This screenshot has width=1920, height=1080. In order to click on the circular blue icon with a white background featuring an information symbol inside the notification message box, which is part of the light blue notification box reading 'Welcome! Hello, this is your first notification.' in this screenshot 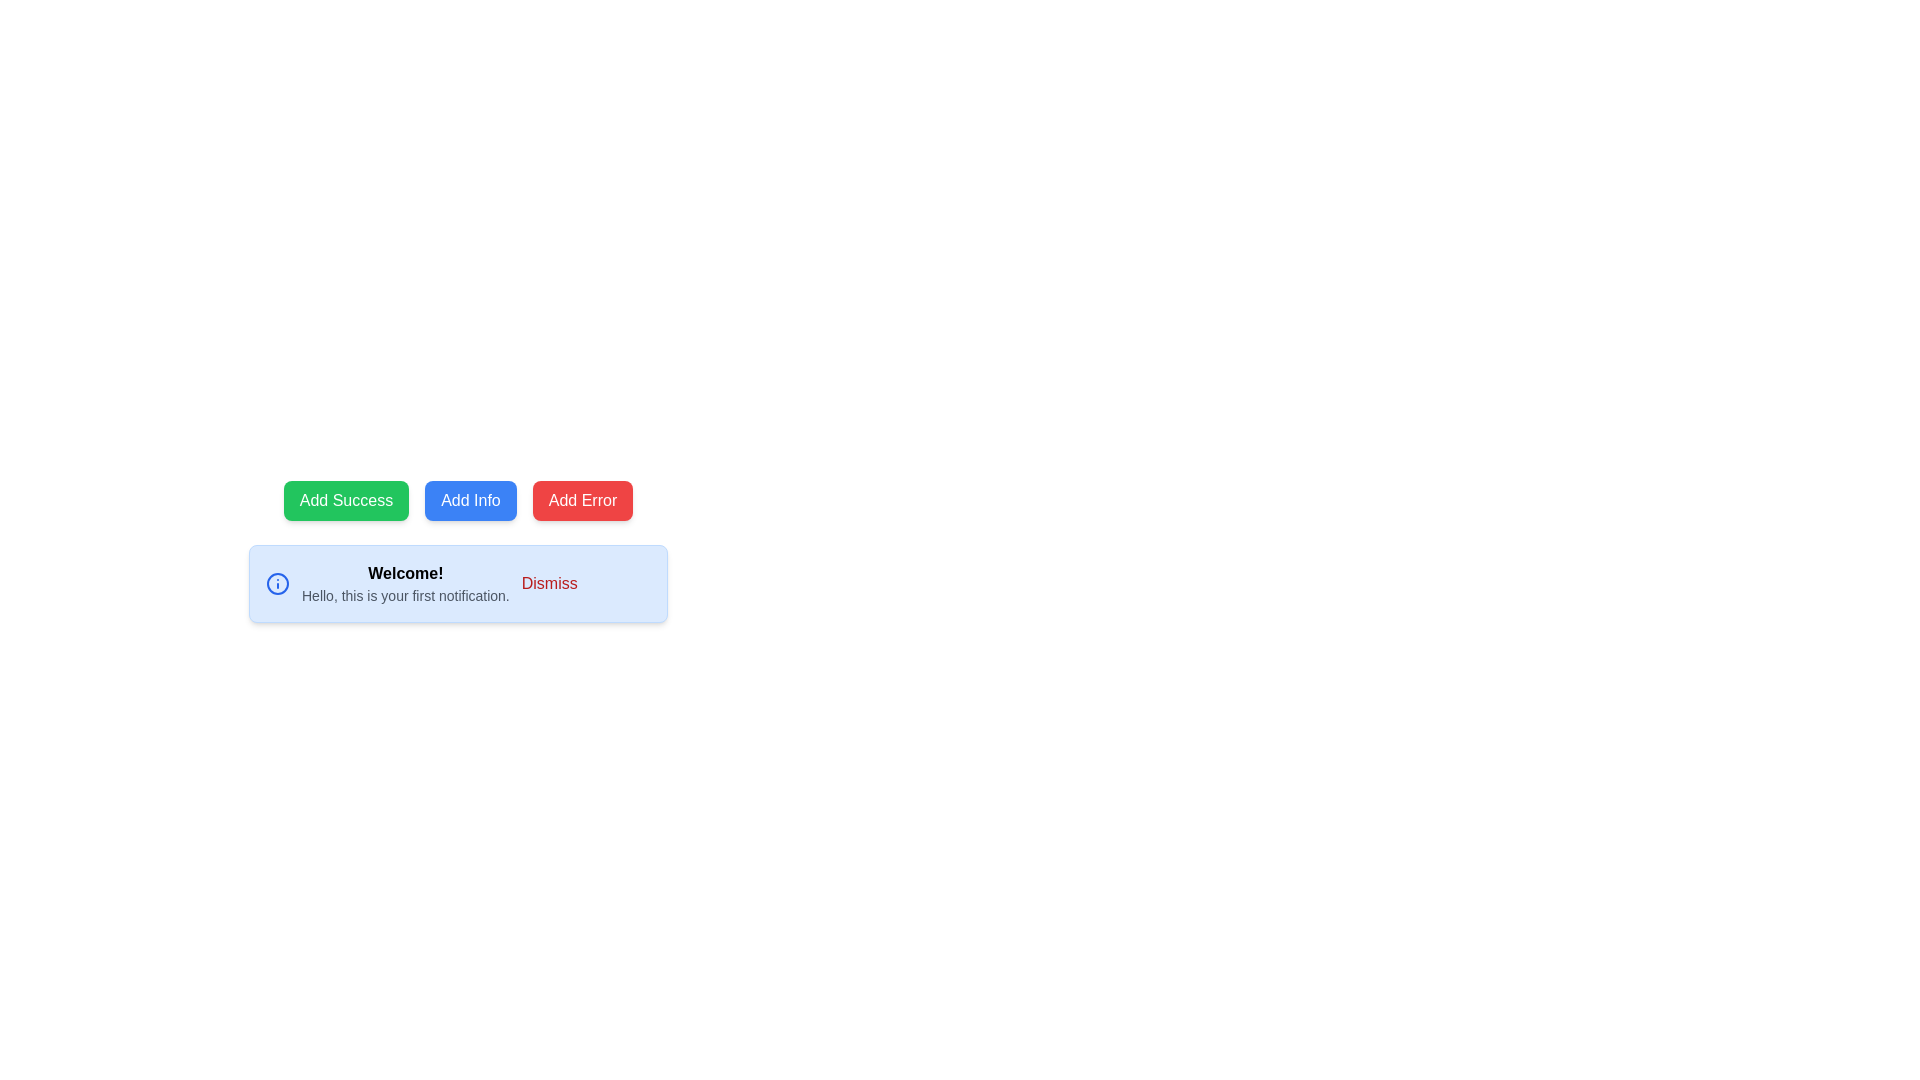, I will do `click(277, 583)`.